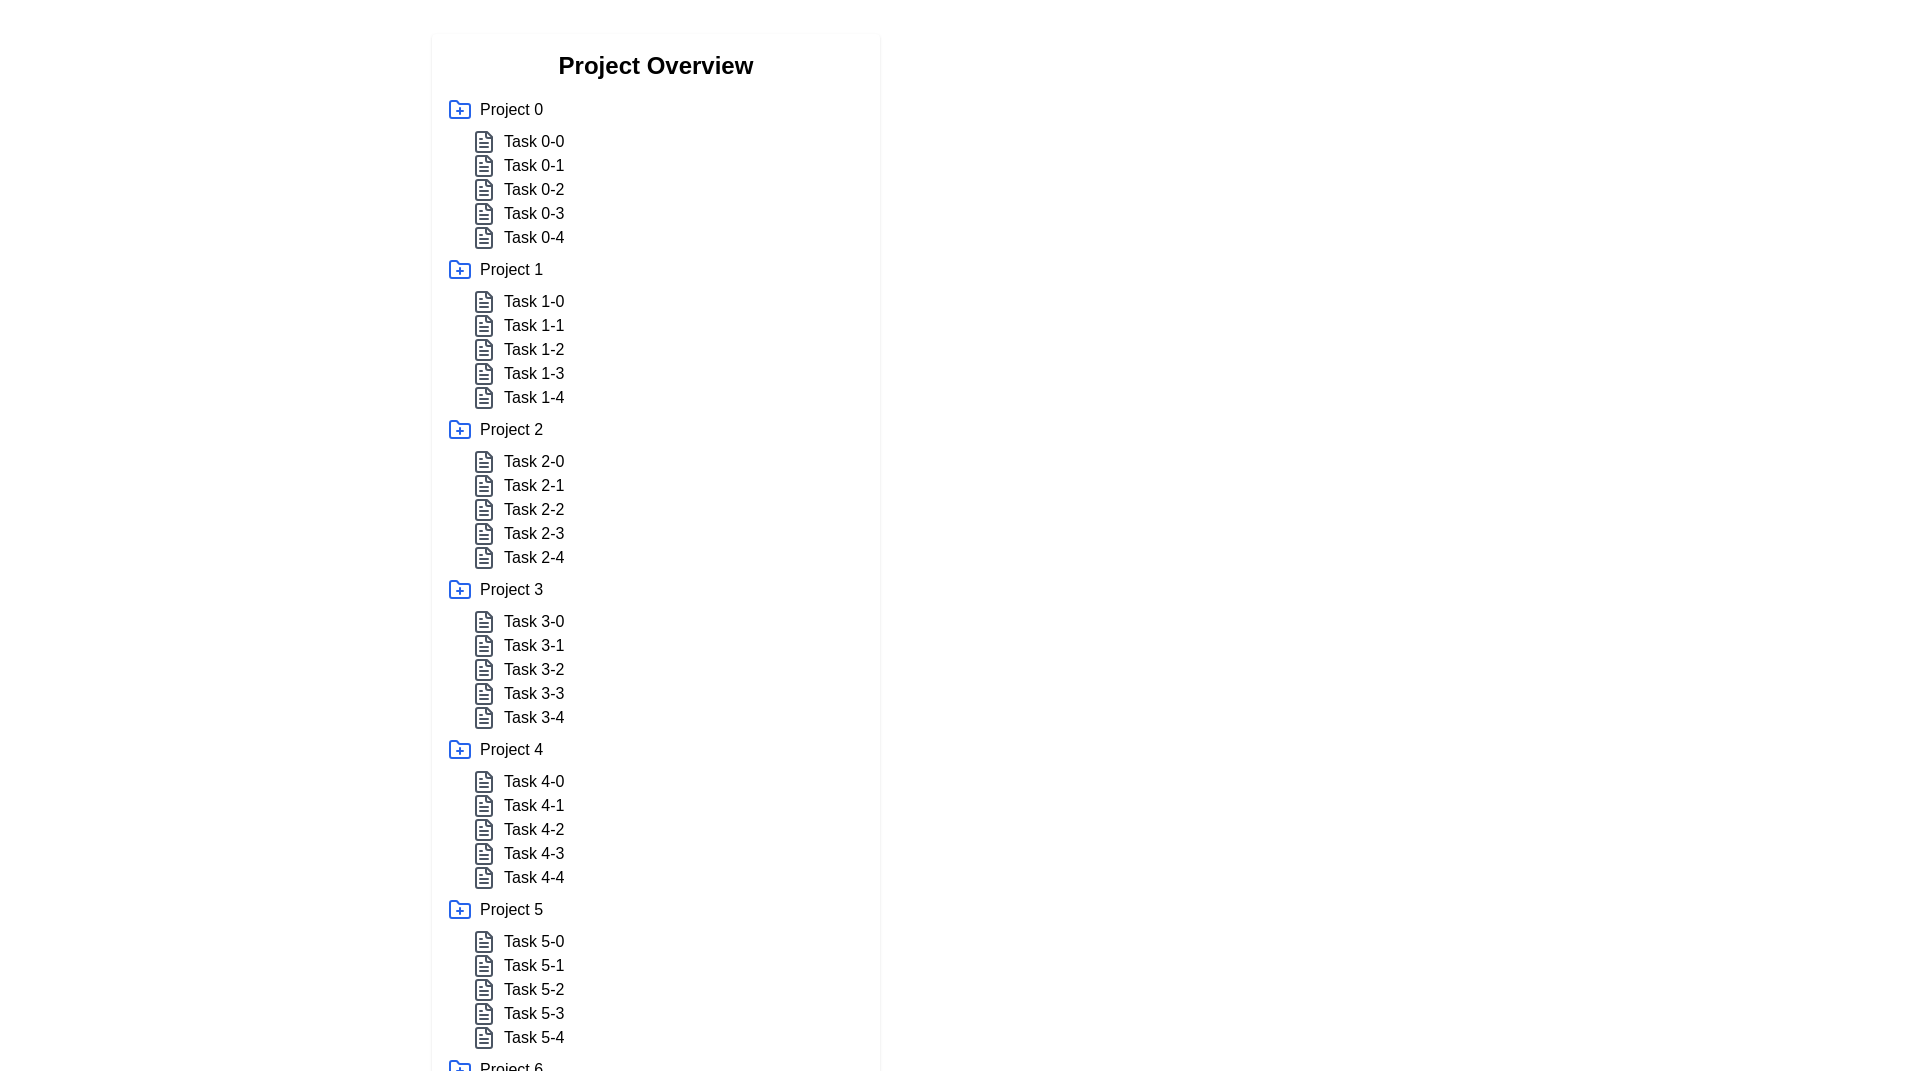 The image size is (1920, 1080). I want to click on the task document icon associated with 'Task 1-0' under 'Project 1', so click(484, 301).